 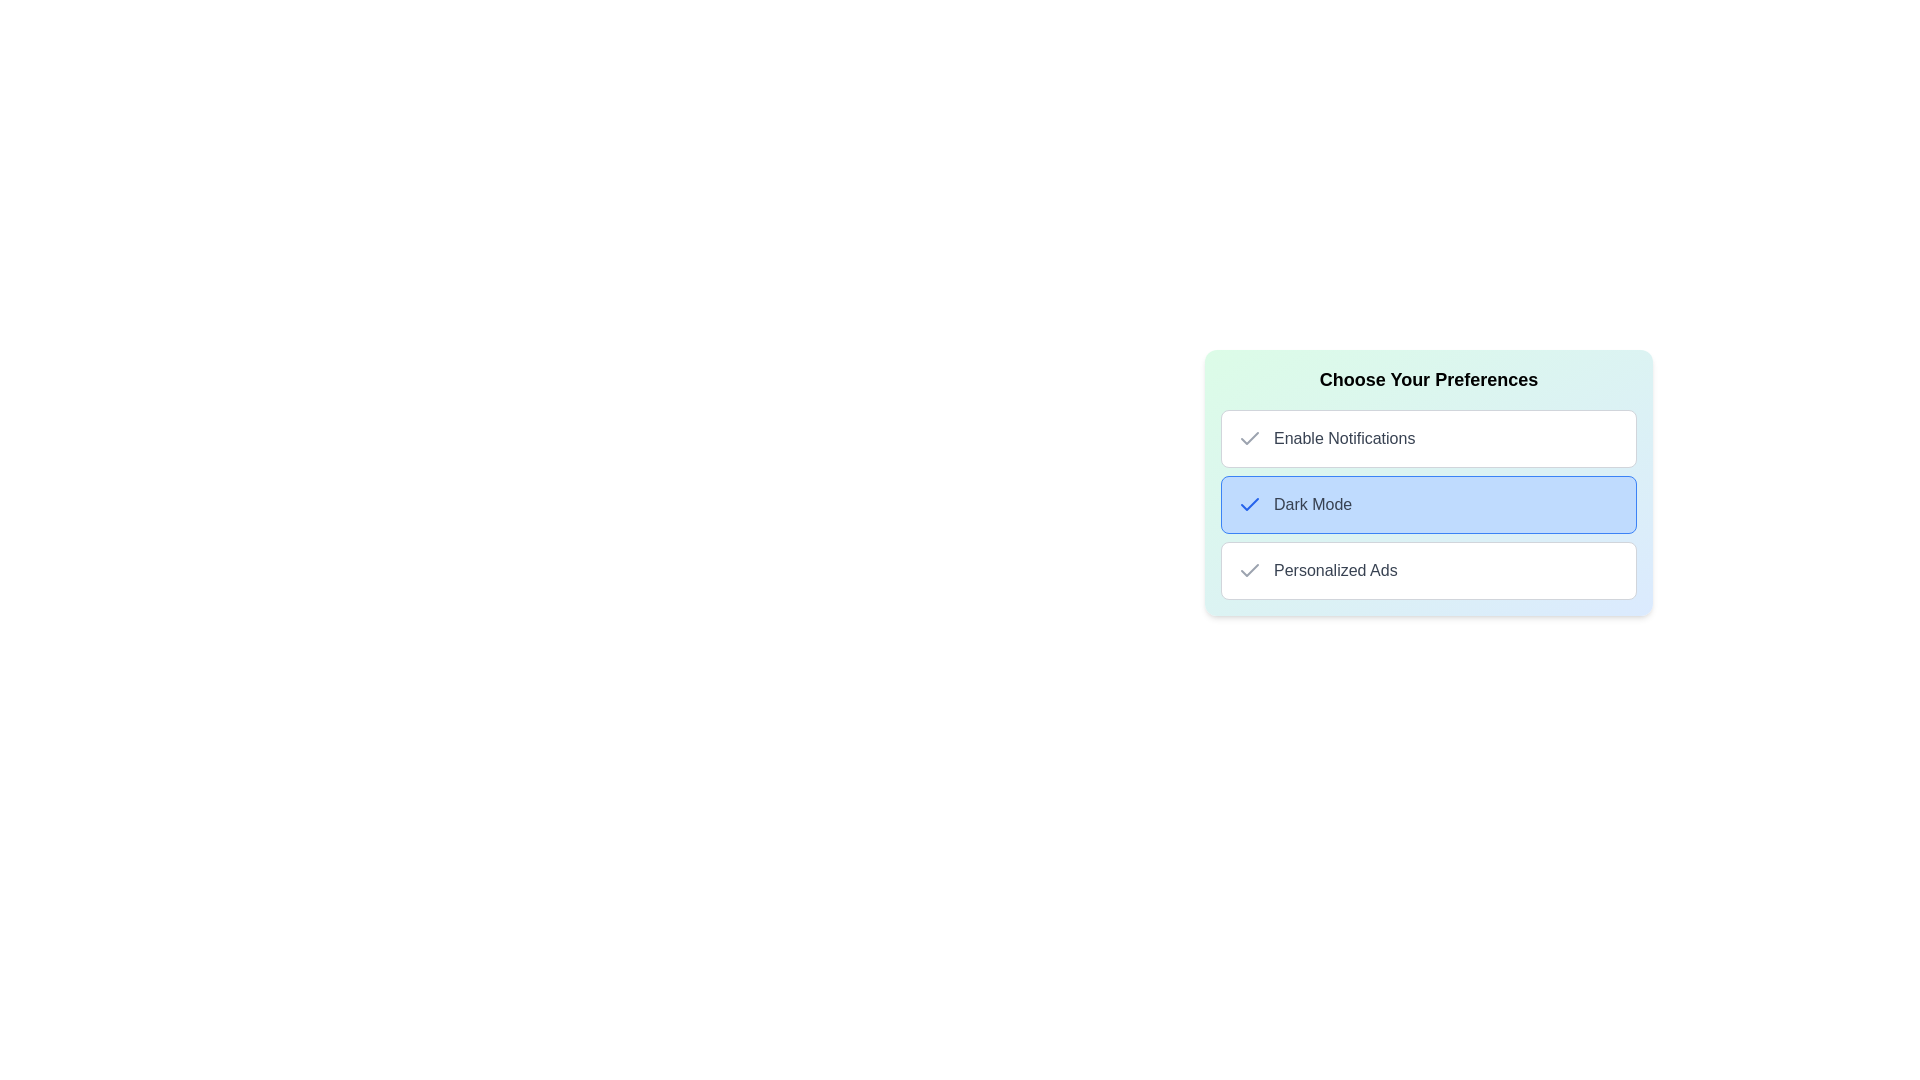 What do you see at coordinates (1335, 570) in the screenshot?
I see `the text label reading 'Personalized Ads' which is styled with a gray font color and located in the bottom row of preferences under 'Choose Your Preferences.'` at bounding box center [1335, 570].